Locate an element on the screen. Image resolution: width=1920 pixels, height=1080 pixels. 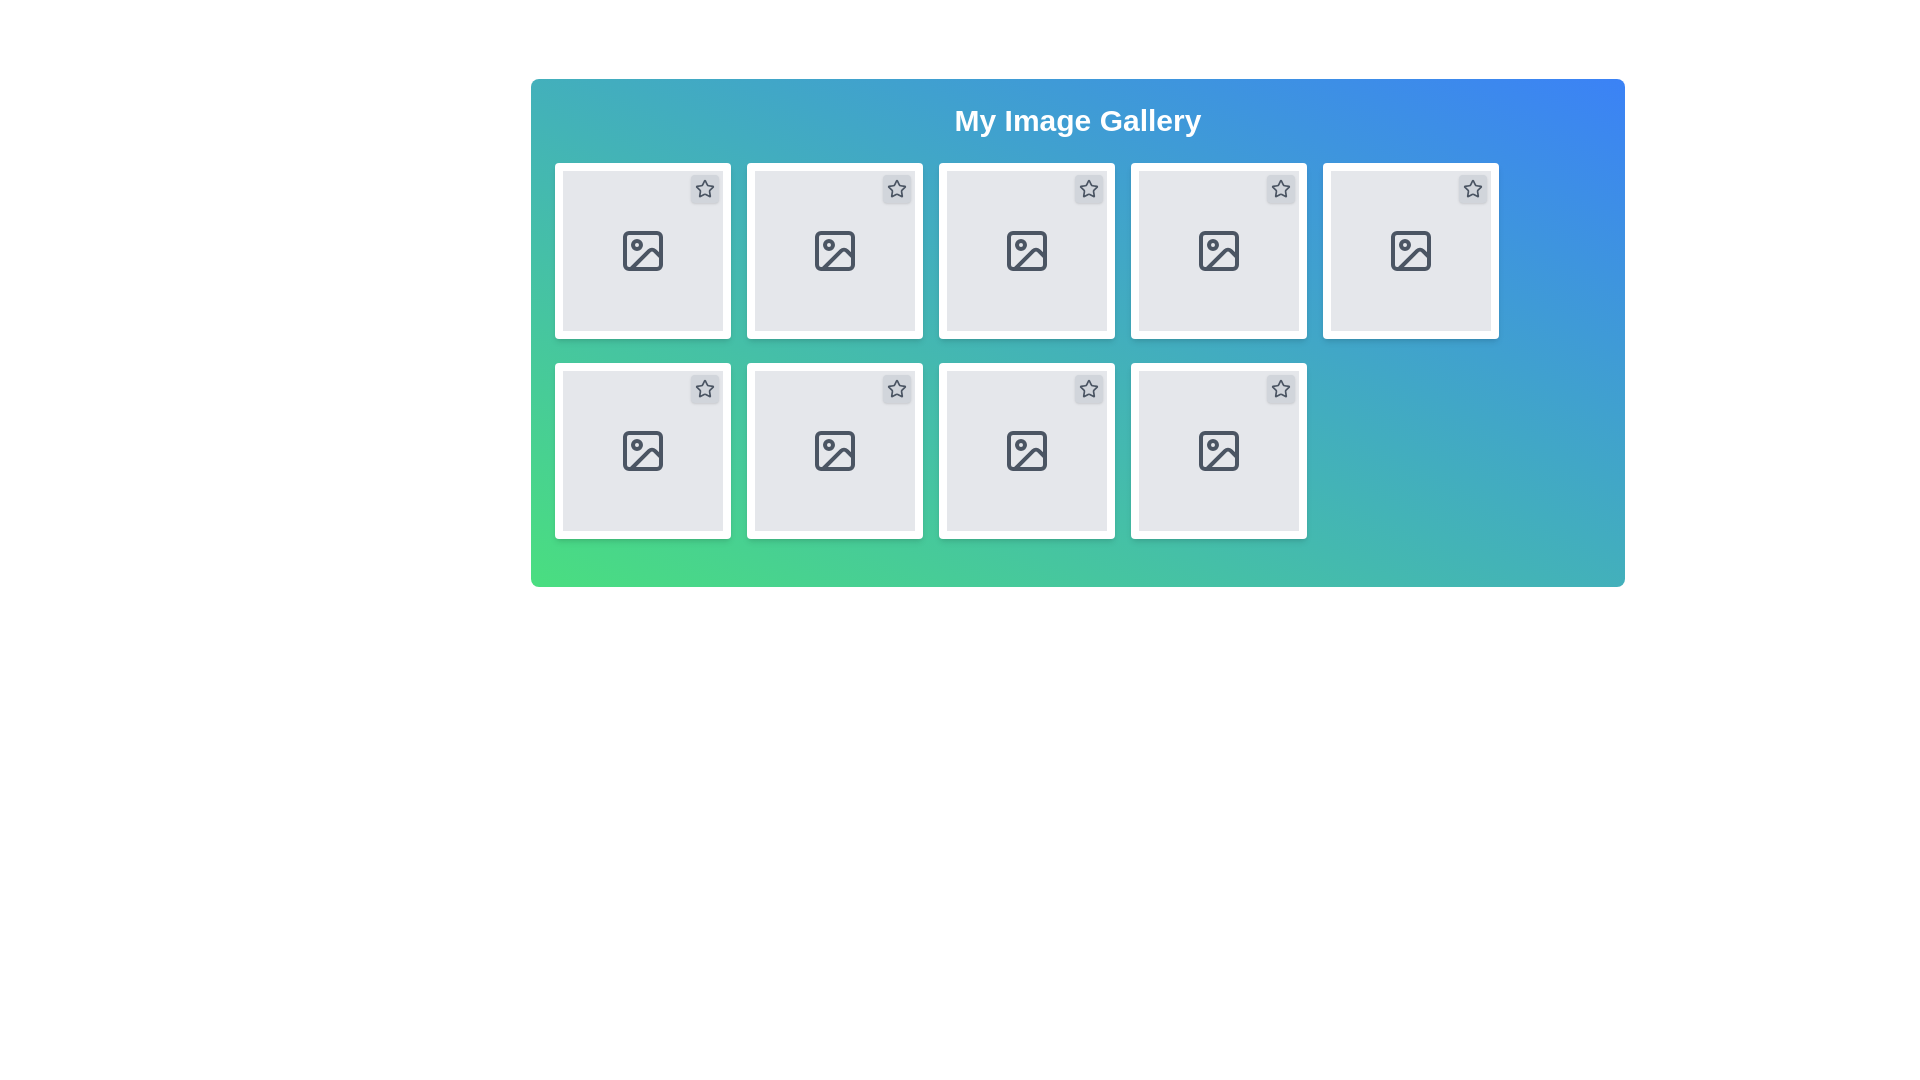
the icon button located at the top-right corner of the first item in a 3x3 grid layout is located at coordinates (705, 189).